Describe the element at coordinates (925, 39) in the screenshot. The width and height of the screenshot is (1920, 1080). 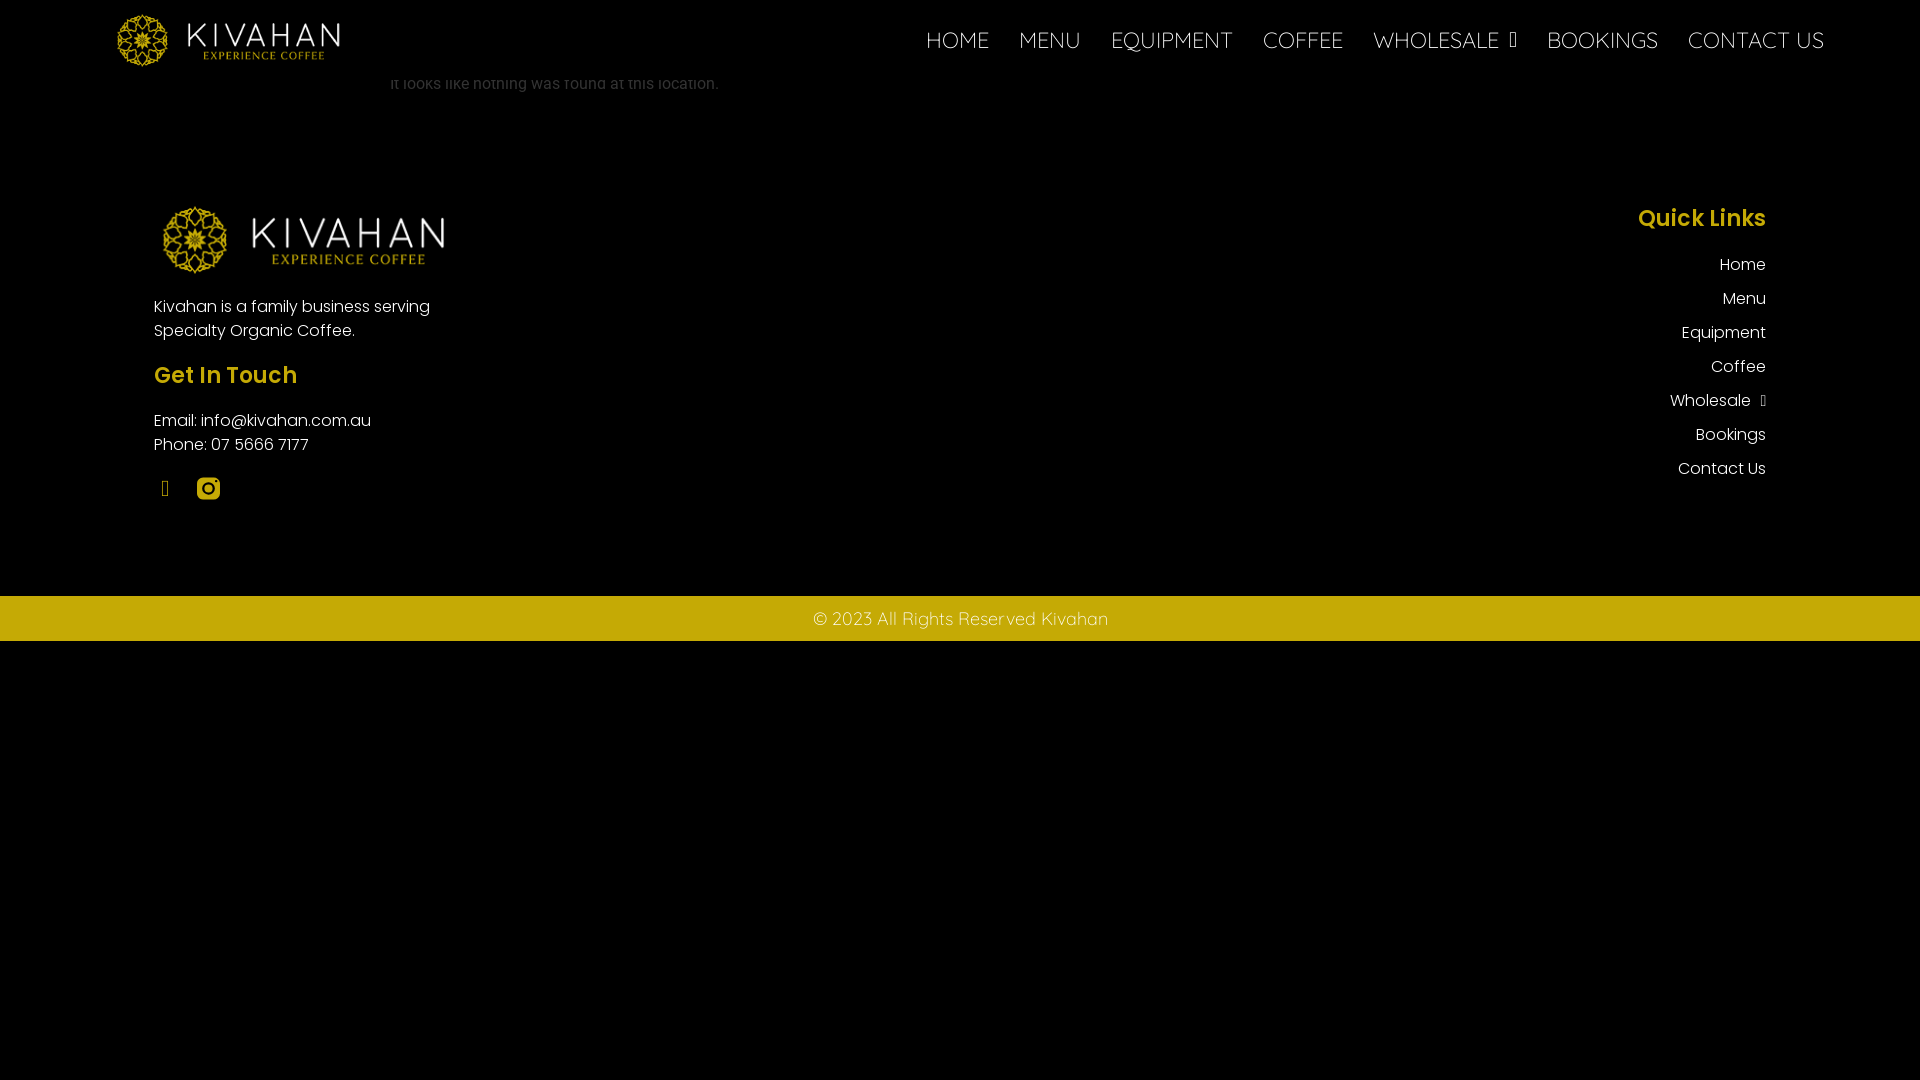
I see `'HOME'` at that location.